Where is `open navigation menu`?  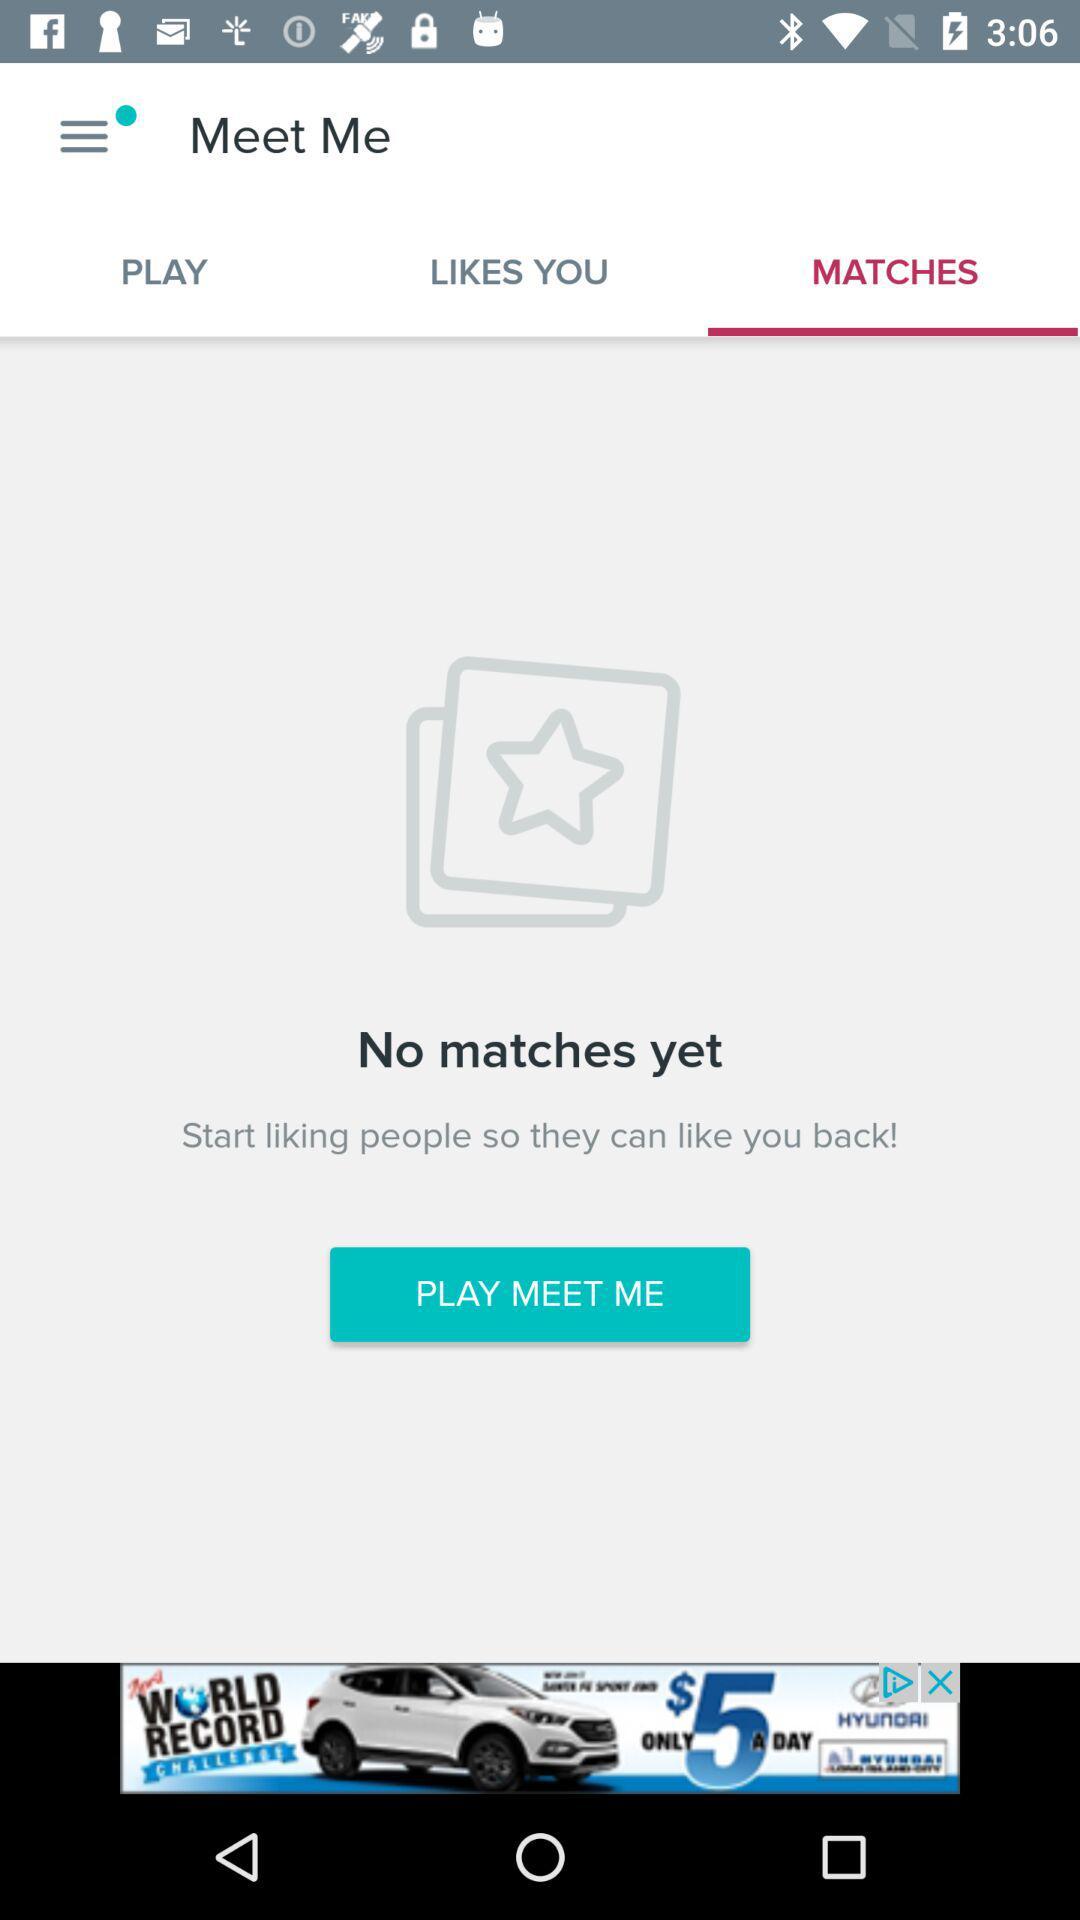 open navigation menu is located at coordinates (83, 135).